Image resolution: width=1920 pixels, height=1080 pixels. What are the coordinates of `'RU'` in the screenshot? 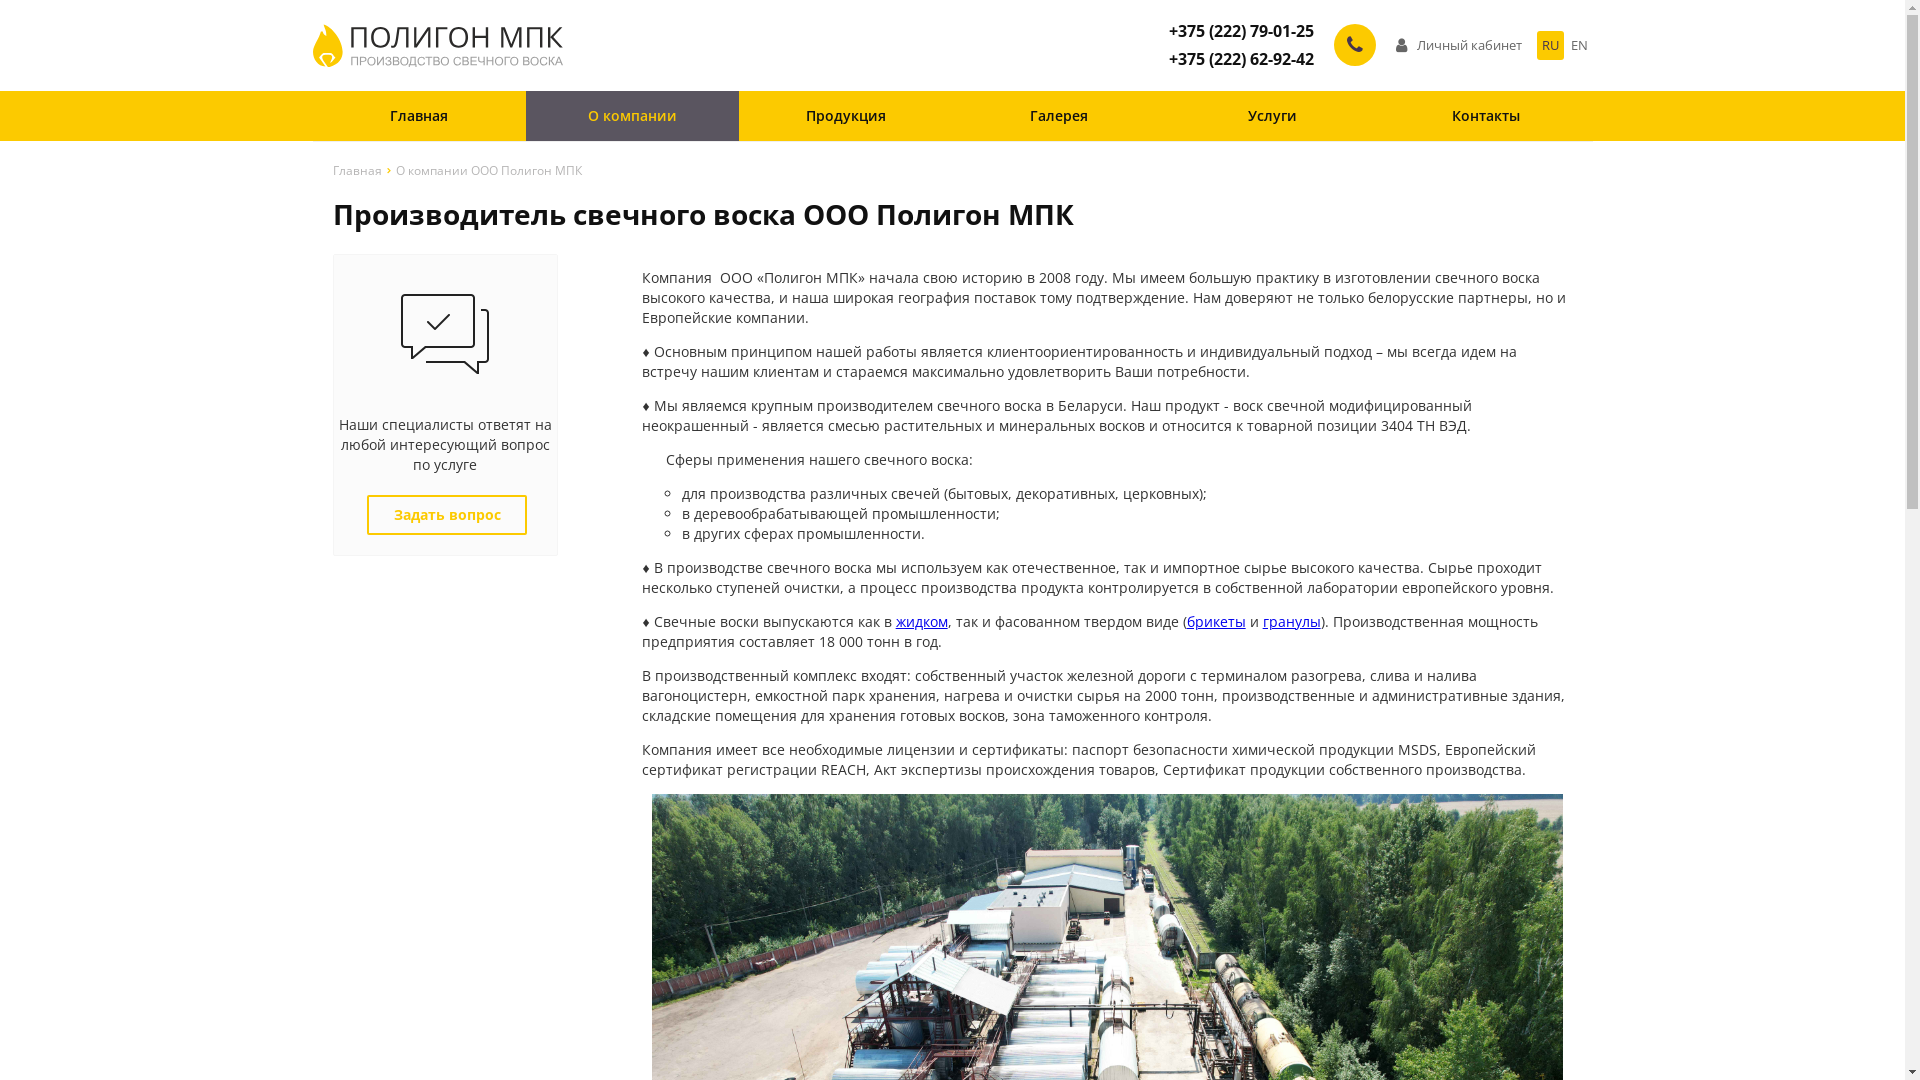 It's located at (1548, 45).